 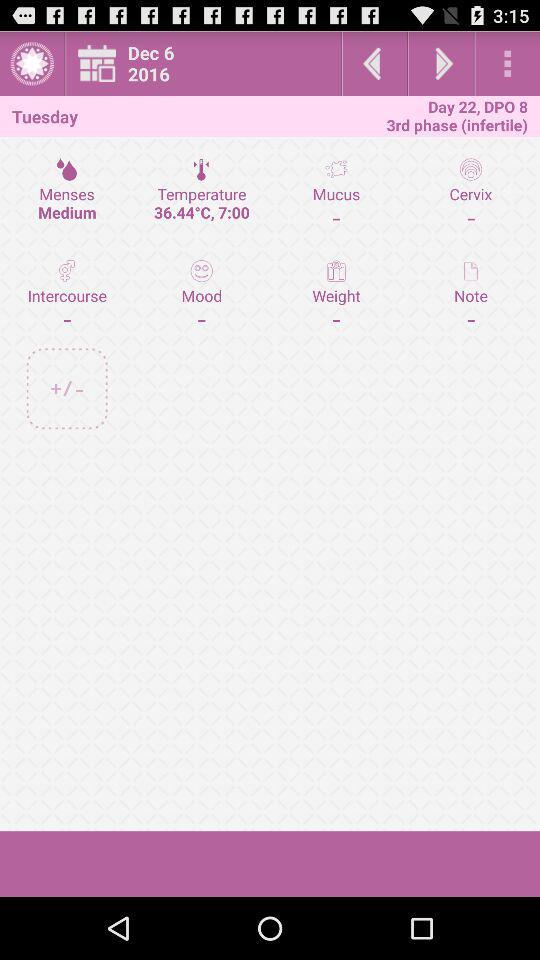 I want to click on settings, so click(x=507, y=63).